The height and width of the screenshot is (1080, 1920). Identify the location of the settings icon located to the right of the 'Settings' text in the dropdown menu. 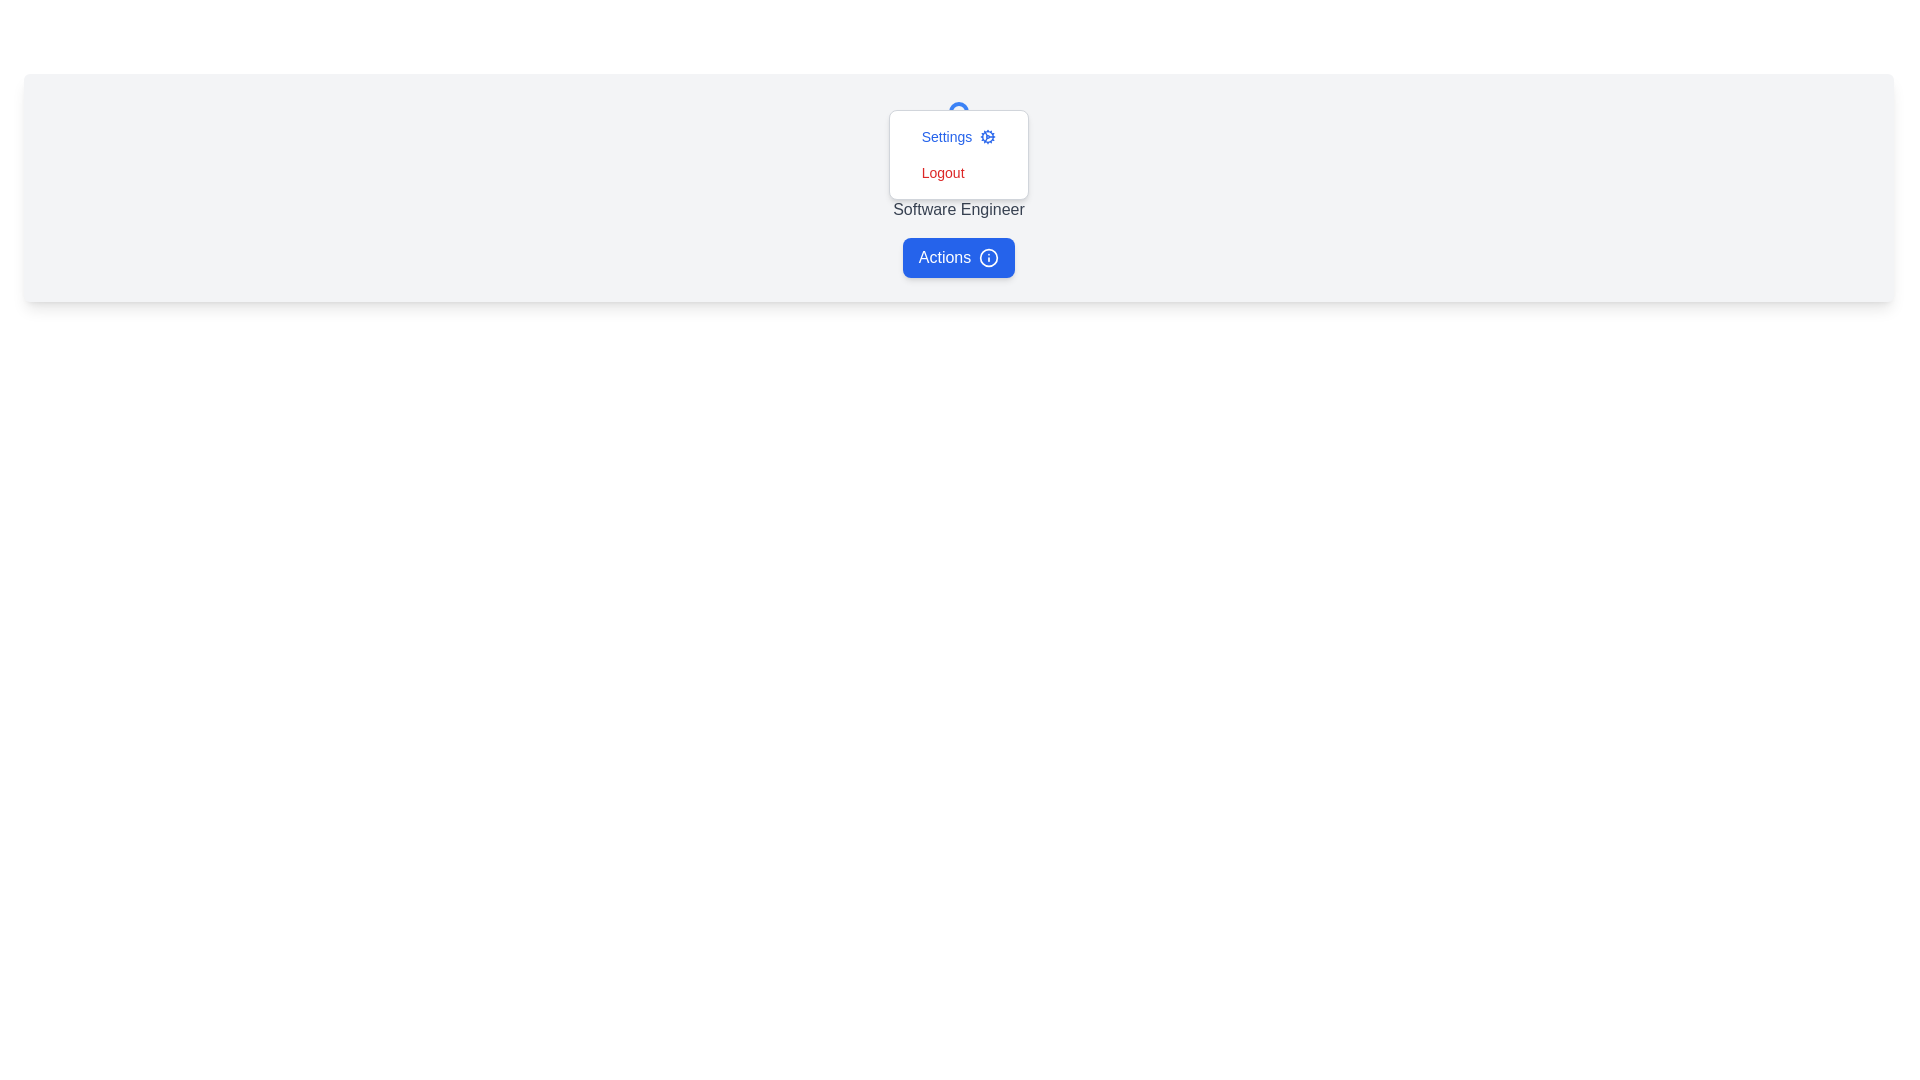
(988, 136).